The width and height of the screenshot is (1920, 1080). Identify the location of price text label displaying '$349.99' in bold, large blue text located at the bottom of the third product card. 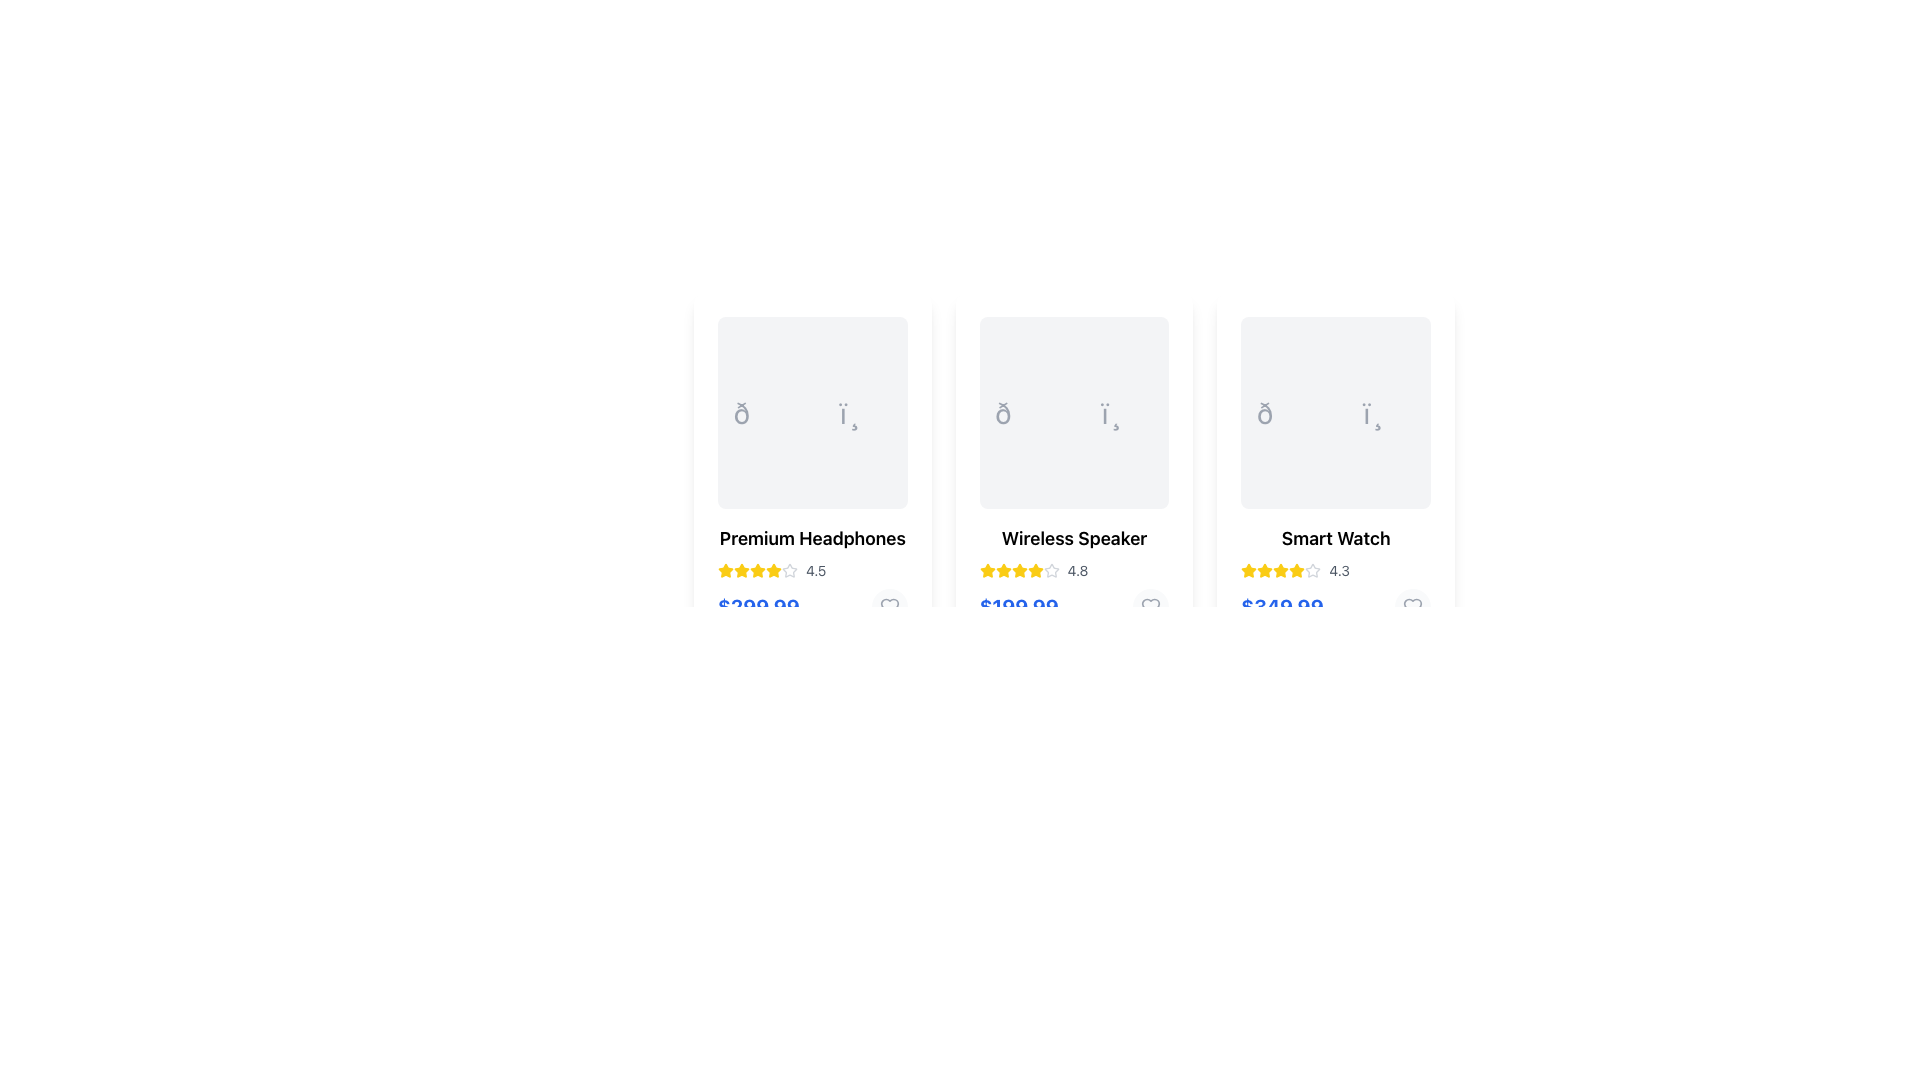
(1282, 605).